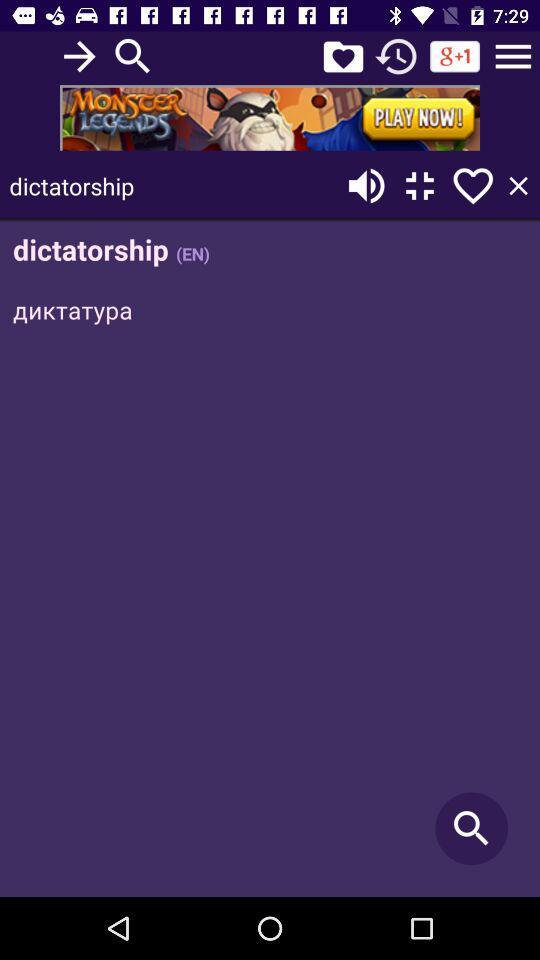 This screenshot has width=540, height=960. I want to click on advertisement, so click(270, 117).